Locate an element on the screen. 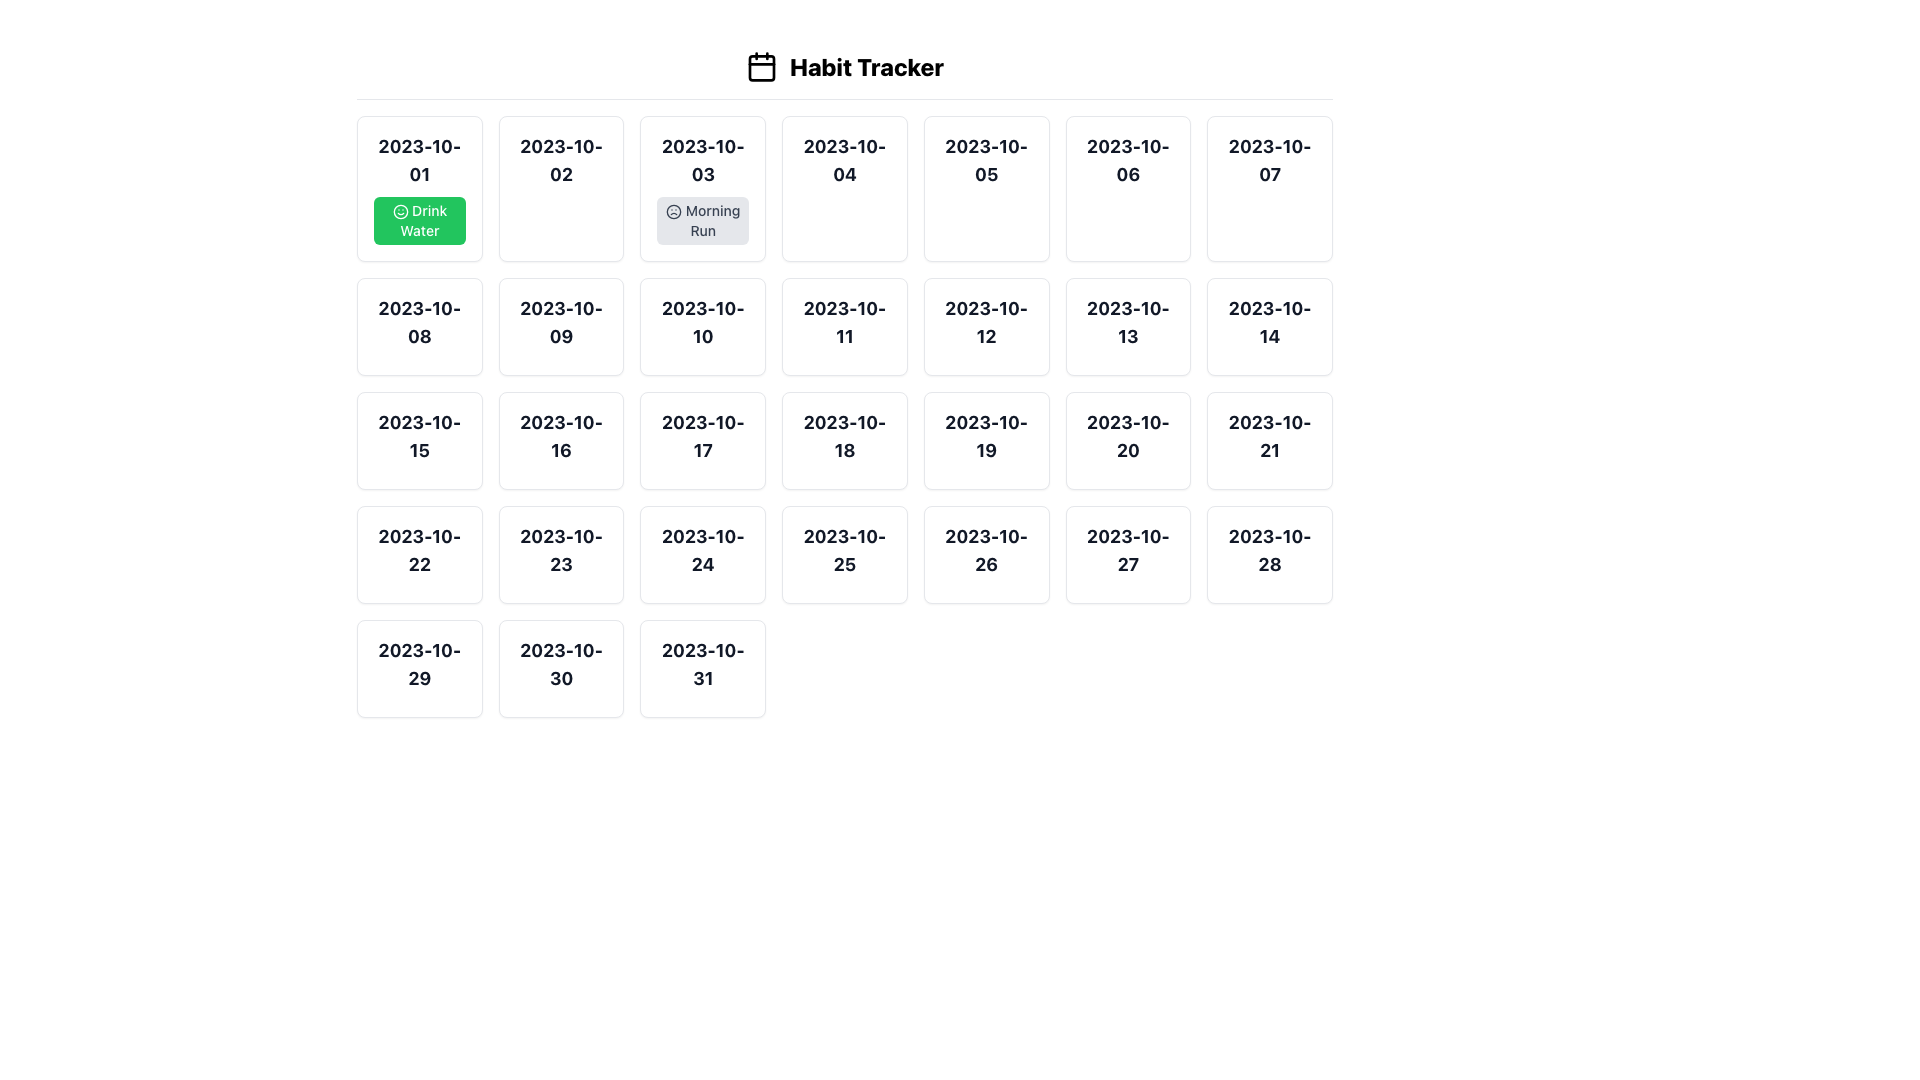 Image resolution: width=1920 pixels, height=1080 pixels. the Text Label displaying the date '2023-10-17' which is located in the third row and third column of the calendar grid is located at coordinates (703, 435).